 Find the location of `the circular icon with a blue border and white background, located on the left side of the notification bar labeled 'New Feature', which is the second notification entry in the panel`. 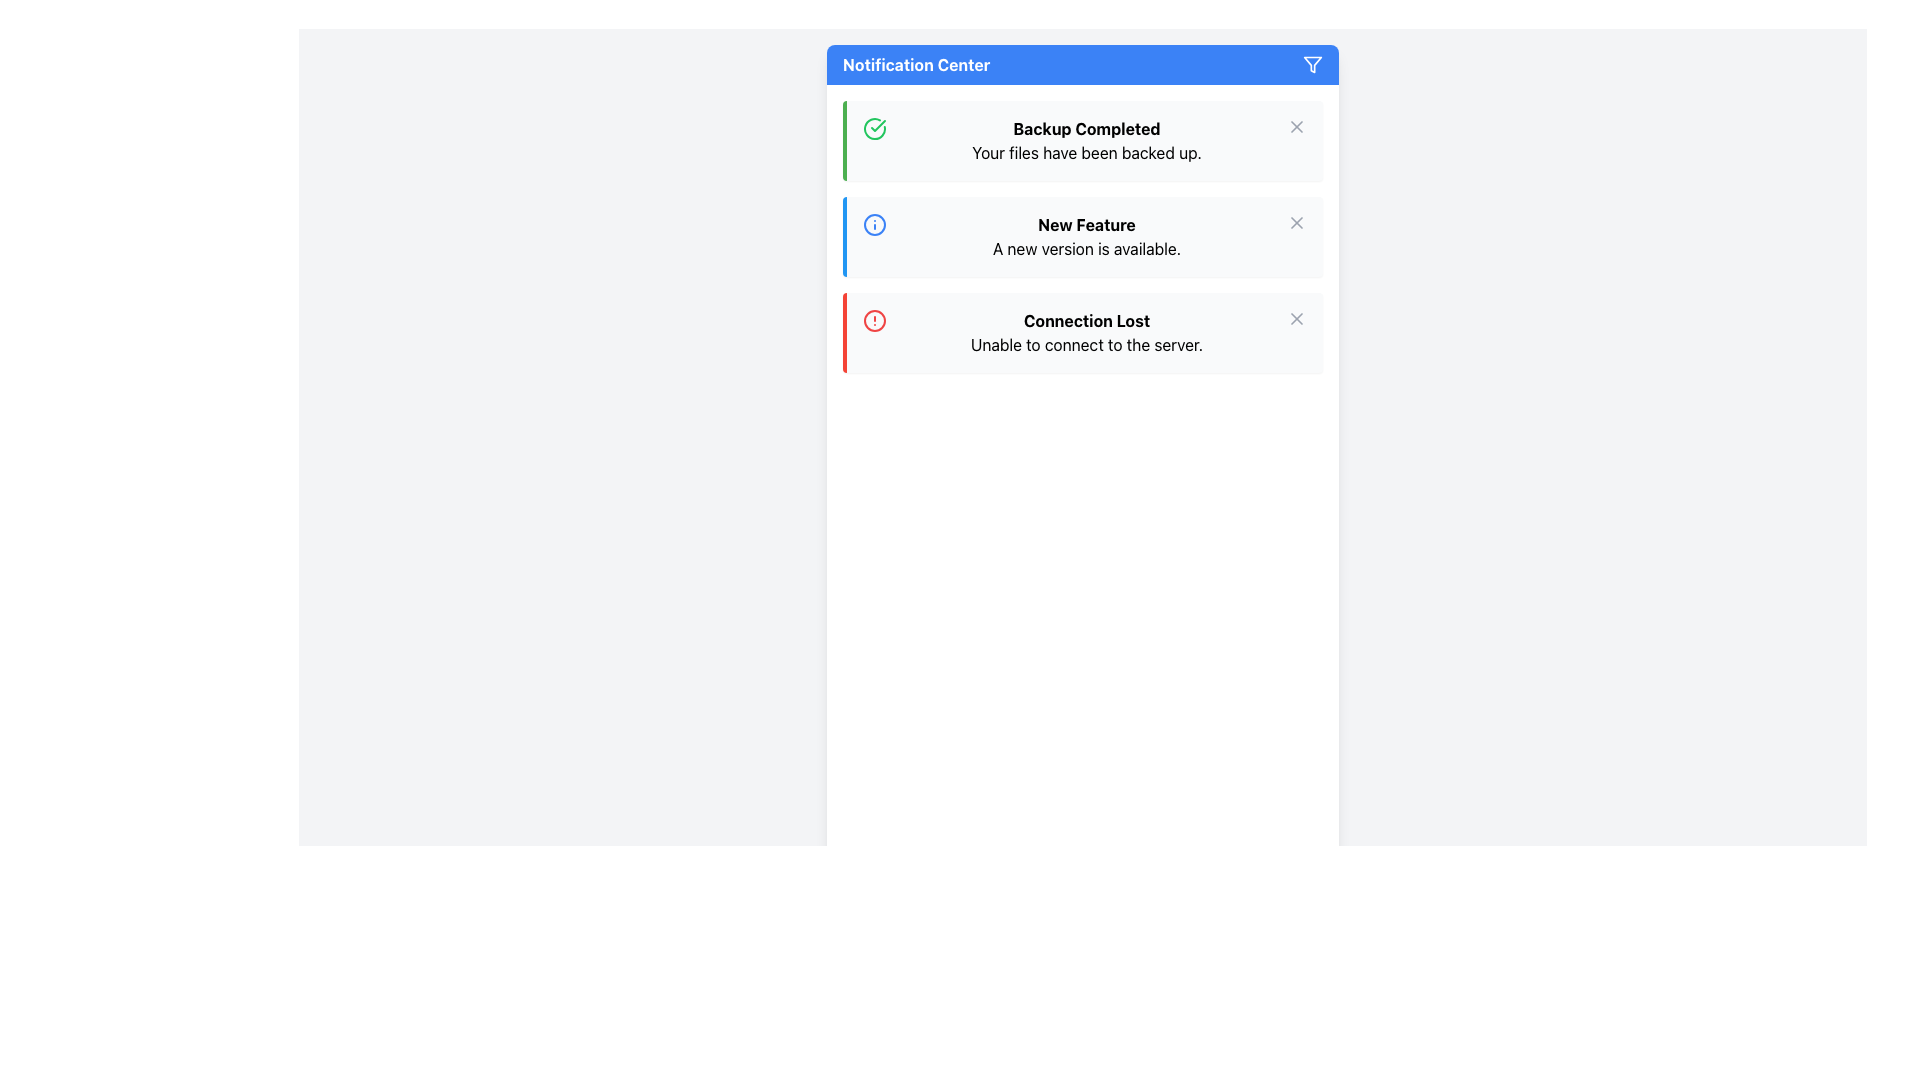

the circular icon with a blue border and white background, located on the left side of the notification bar labeled 'New Feature', which is the second notification entry in the panel is located at coordinates (874, 224).